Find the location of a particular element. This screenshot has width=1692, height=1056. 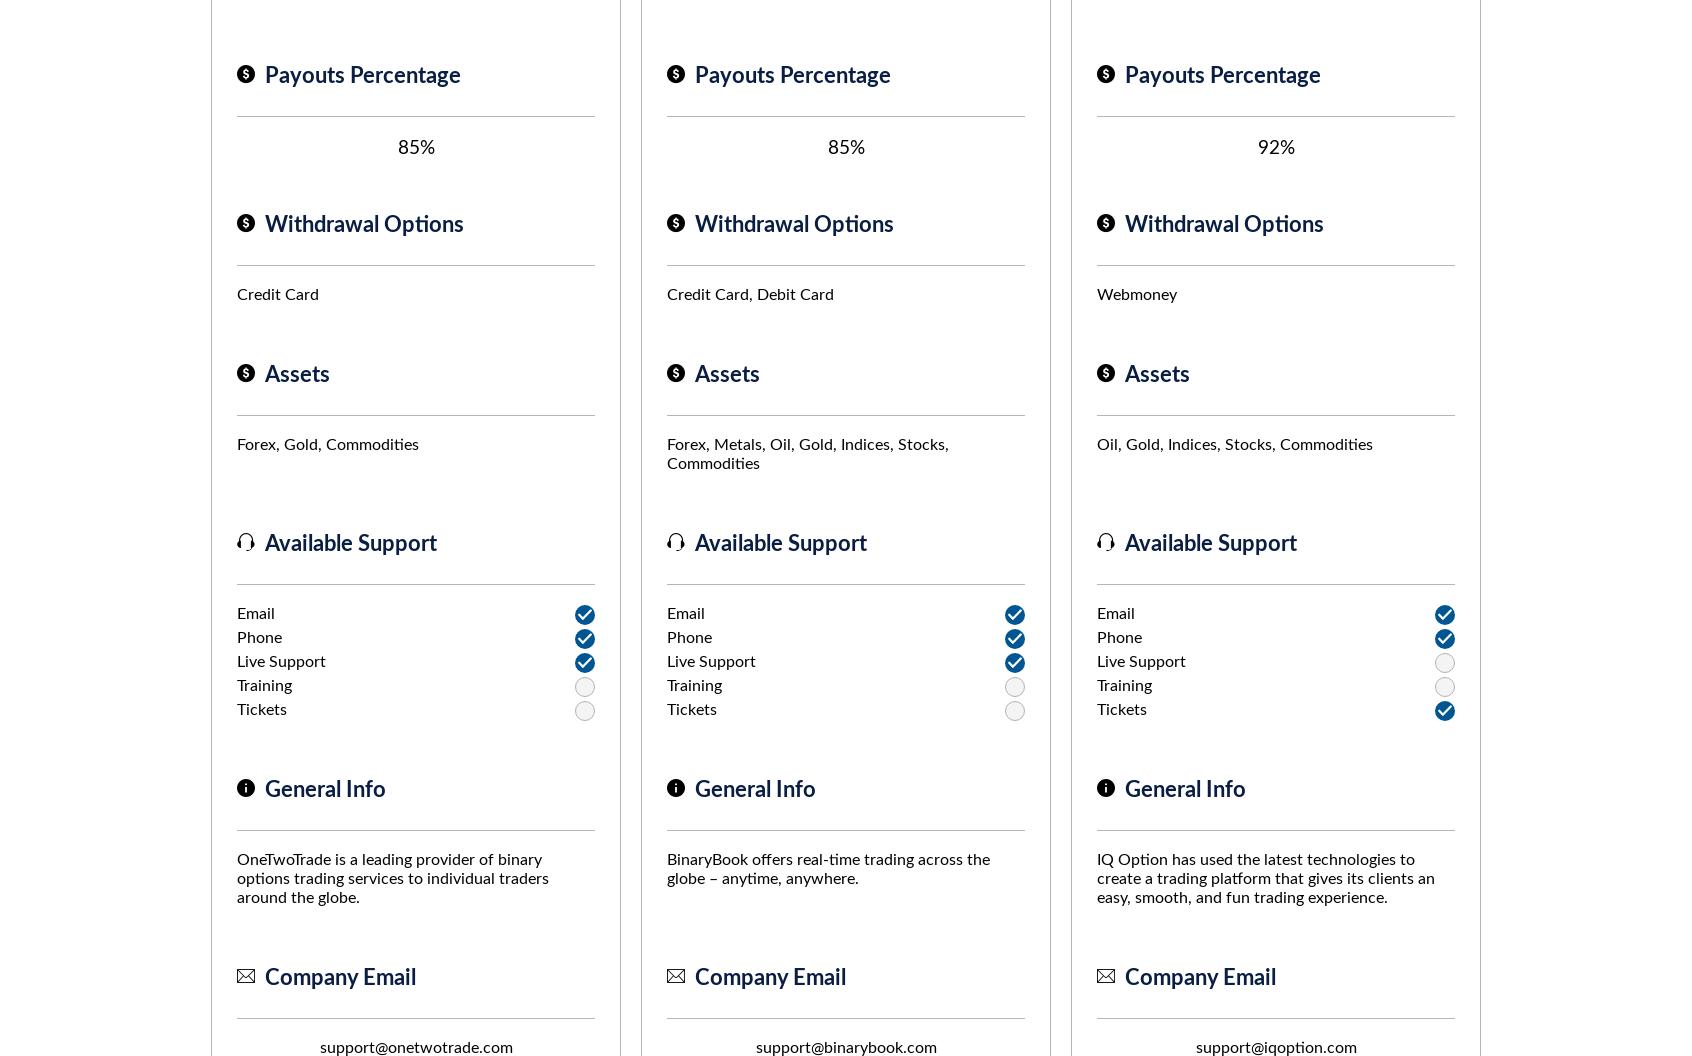

'support@iqoption.com' is located at coordinates (1274, 1046).